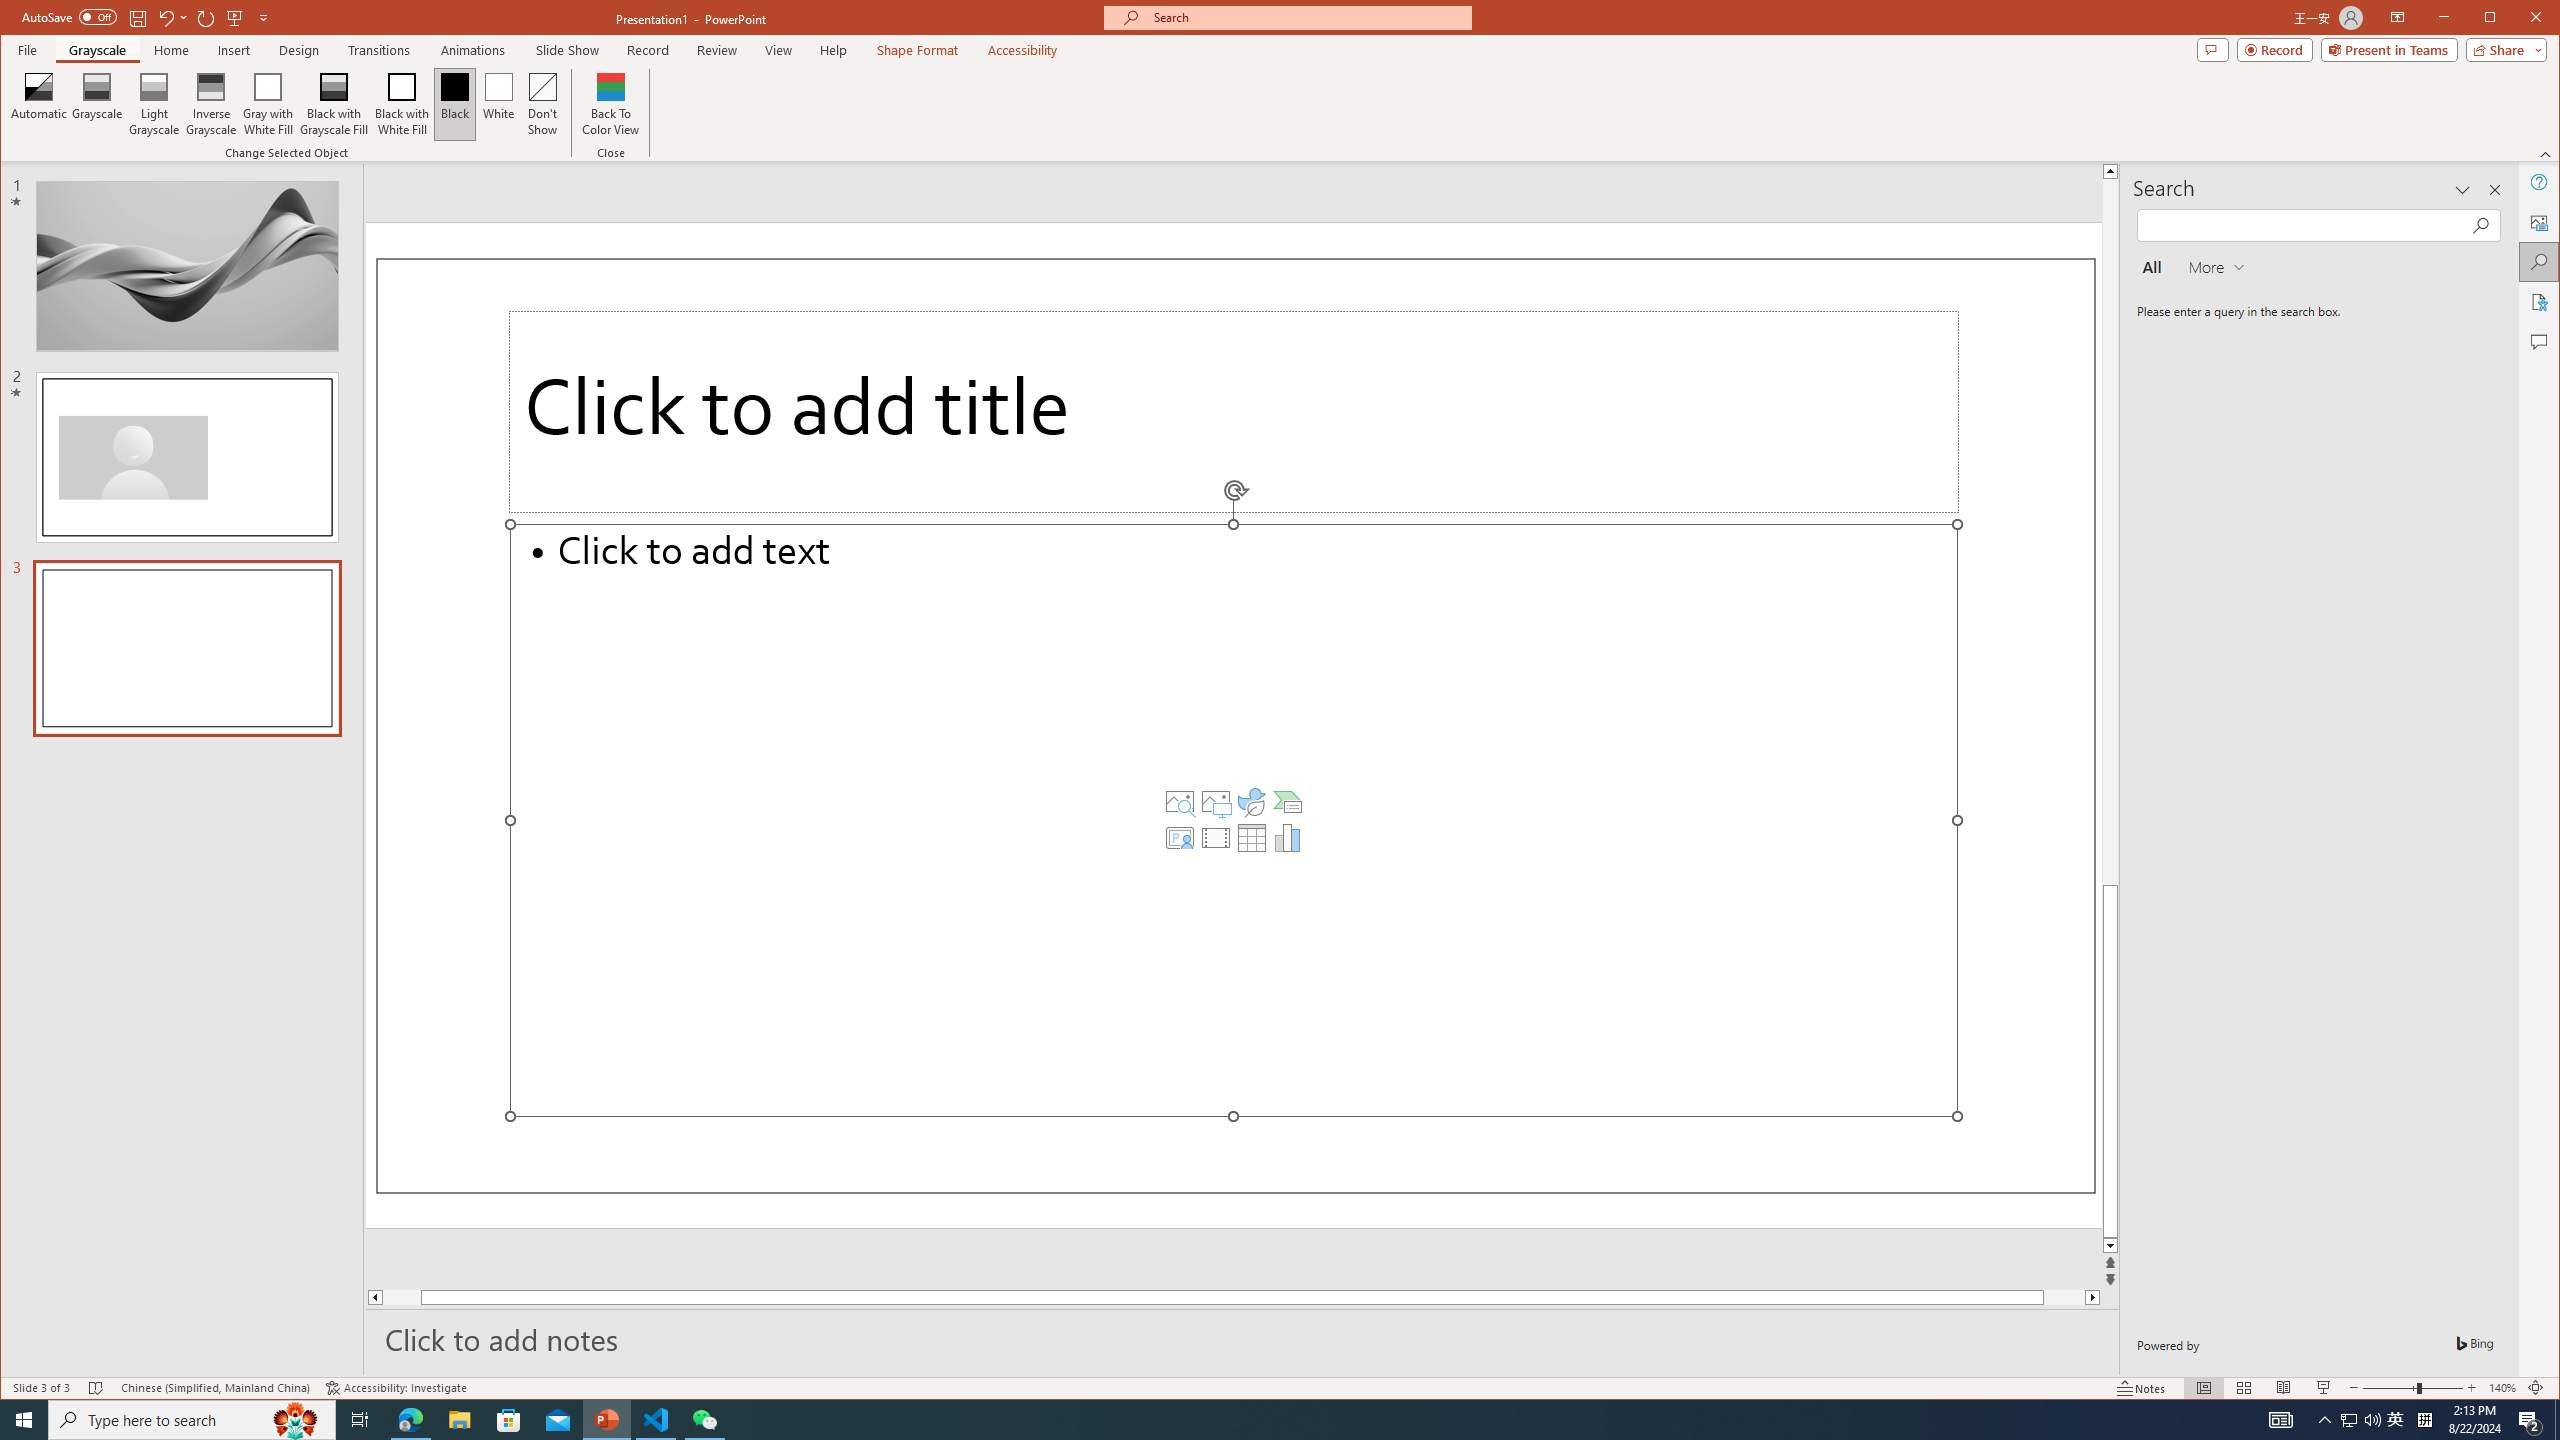  I want to click on 'Don', so click(542, 103).